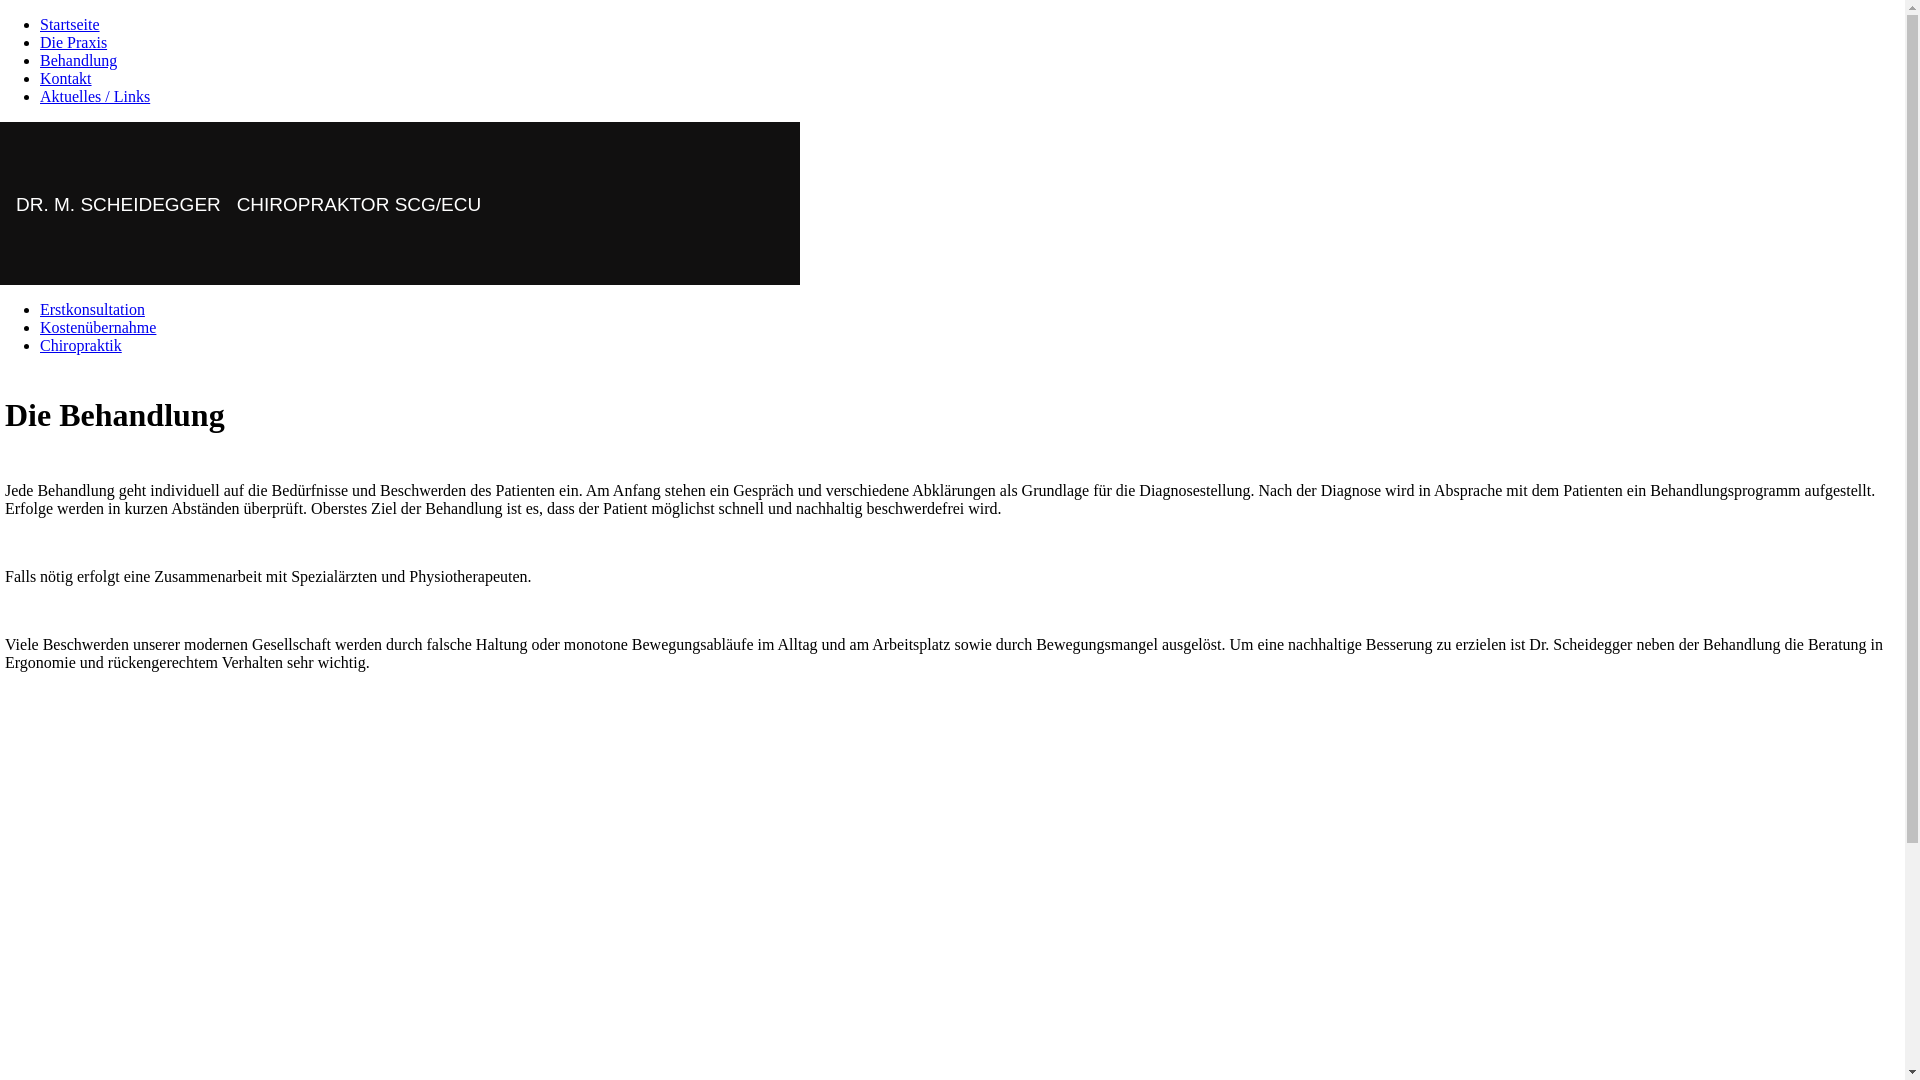  Describe the element at coordinates (80, 344) in the screenshot. I see `'Chiropraktik'` at that location.